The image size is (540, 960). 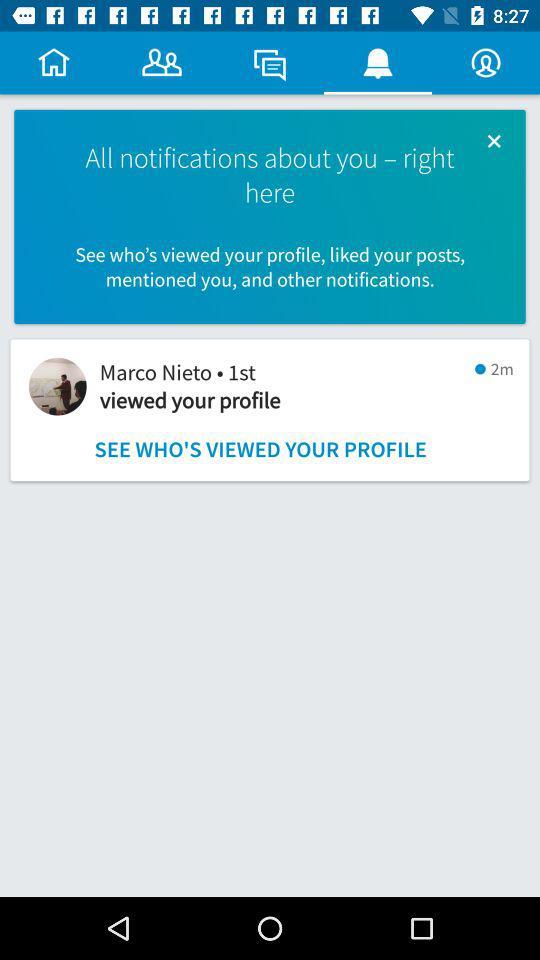 I want to click on icon above the see who s icon, so click(x=493, y=140).